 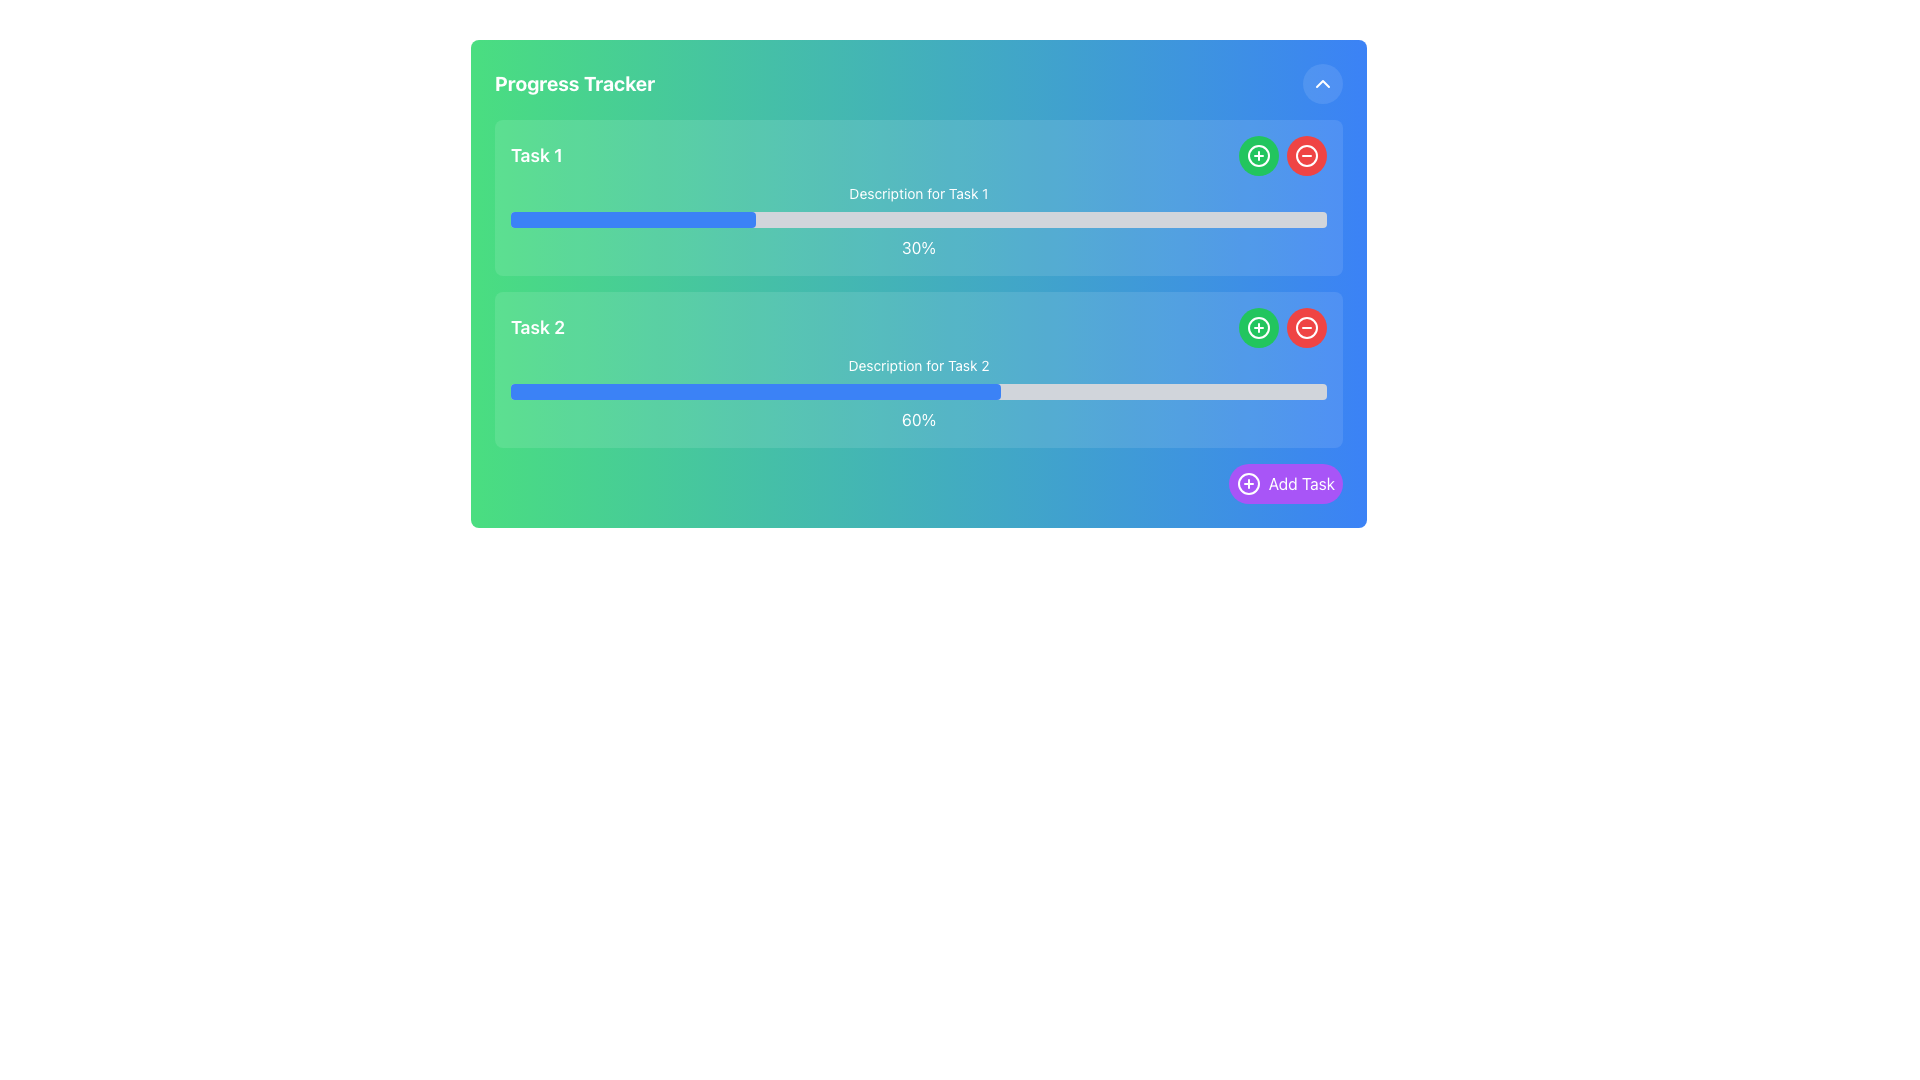 What do you see at coordinates (917, 419) in the screenshot?
I see `the label displaying '60%' that indicates the completion percentage of 'Task 2', positioned below the blue progress bar` at bounding box center [917, 419].